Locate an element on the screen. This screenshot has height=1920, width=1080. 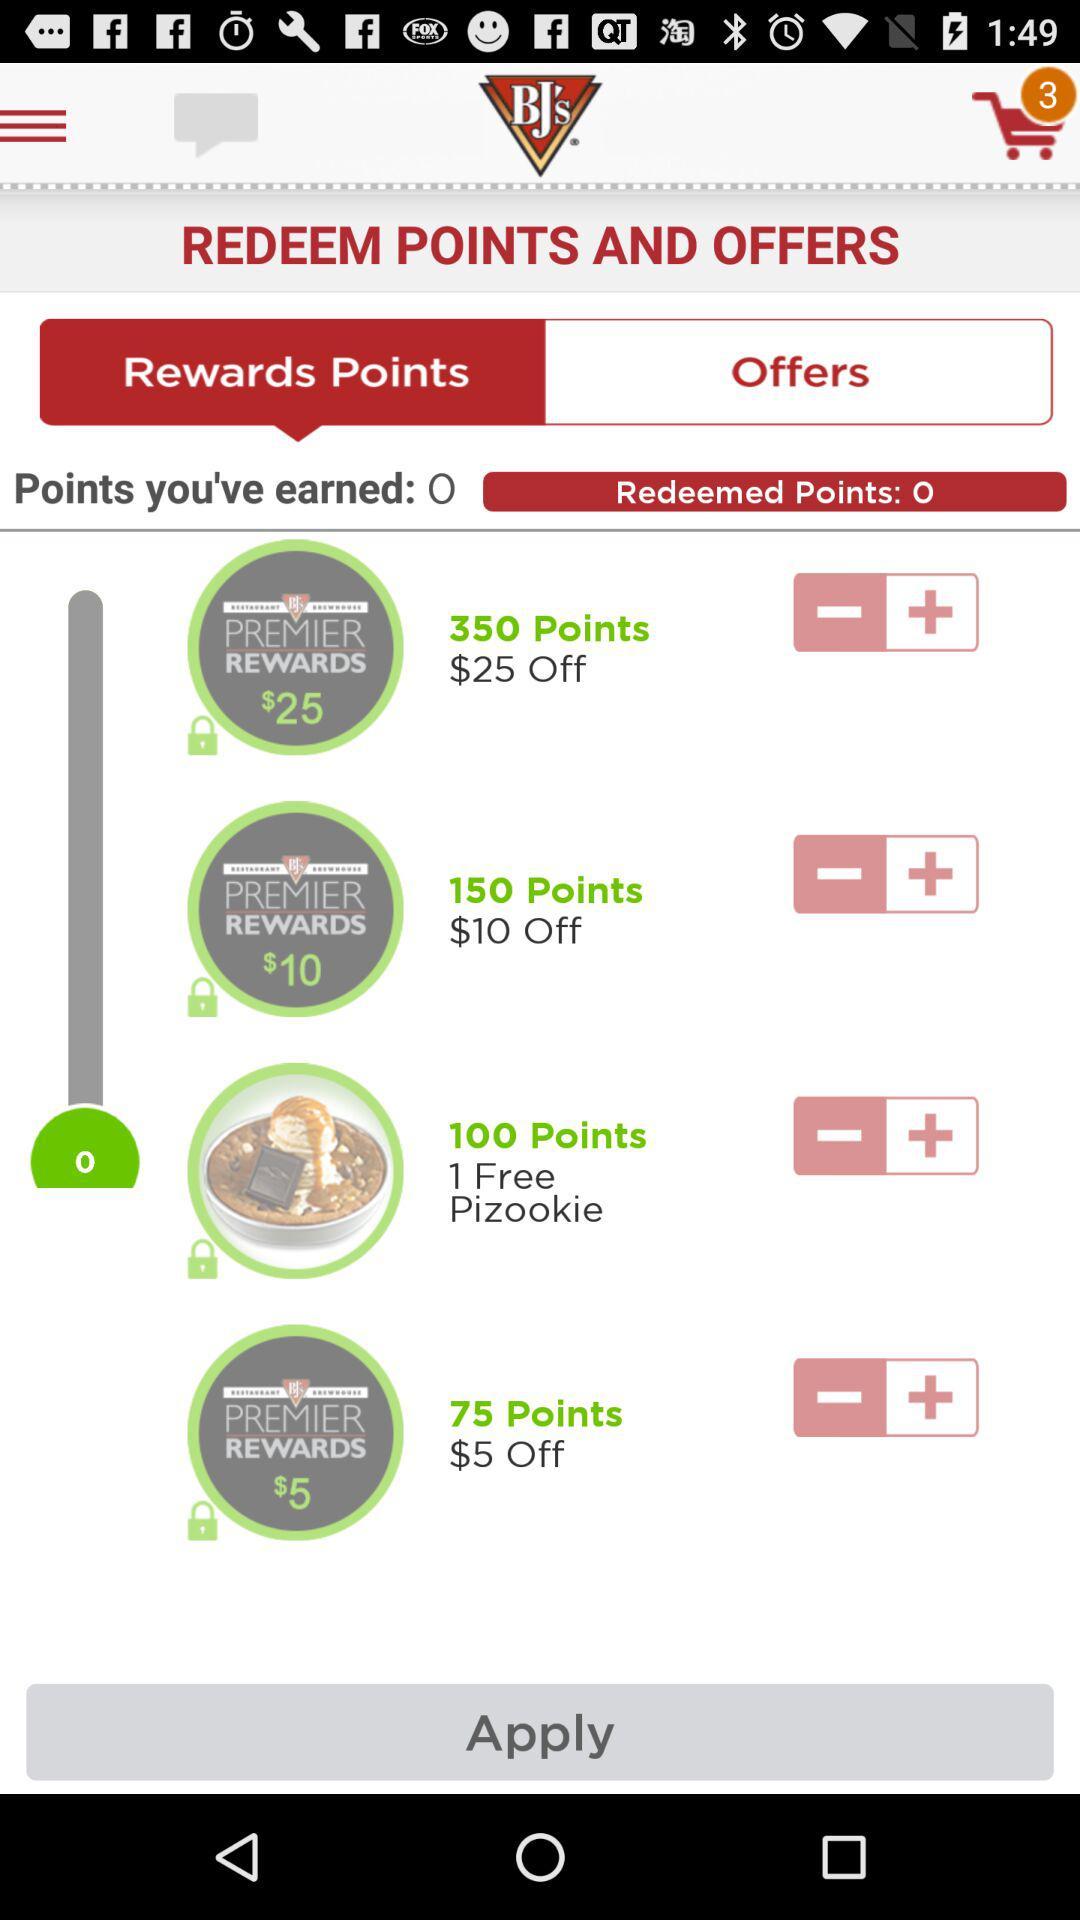
button for item page is located at coordinates (295, 1171).